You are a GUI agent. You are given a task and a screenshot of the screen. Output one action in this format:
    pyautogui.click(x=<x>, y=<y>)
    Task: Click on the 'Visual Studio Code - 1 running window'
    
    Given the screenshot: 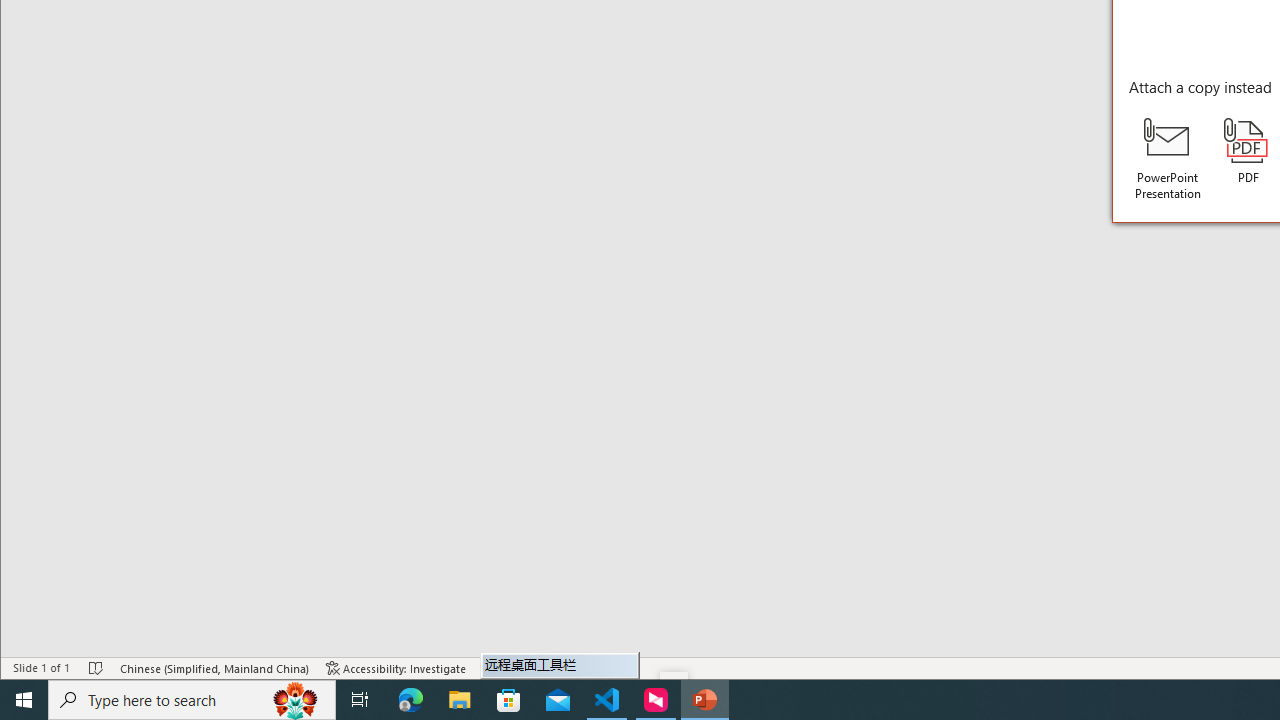 What is the action you would take?
    pyautogui.click(x=606, y=698)
    